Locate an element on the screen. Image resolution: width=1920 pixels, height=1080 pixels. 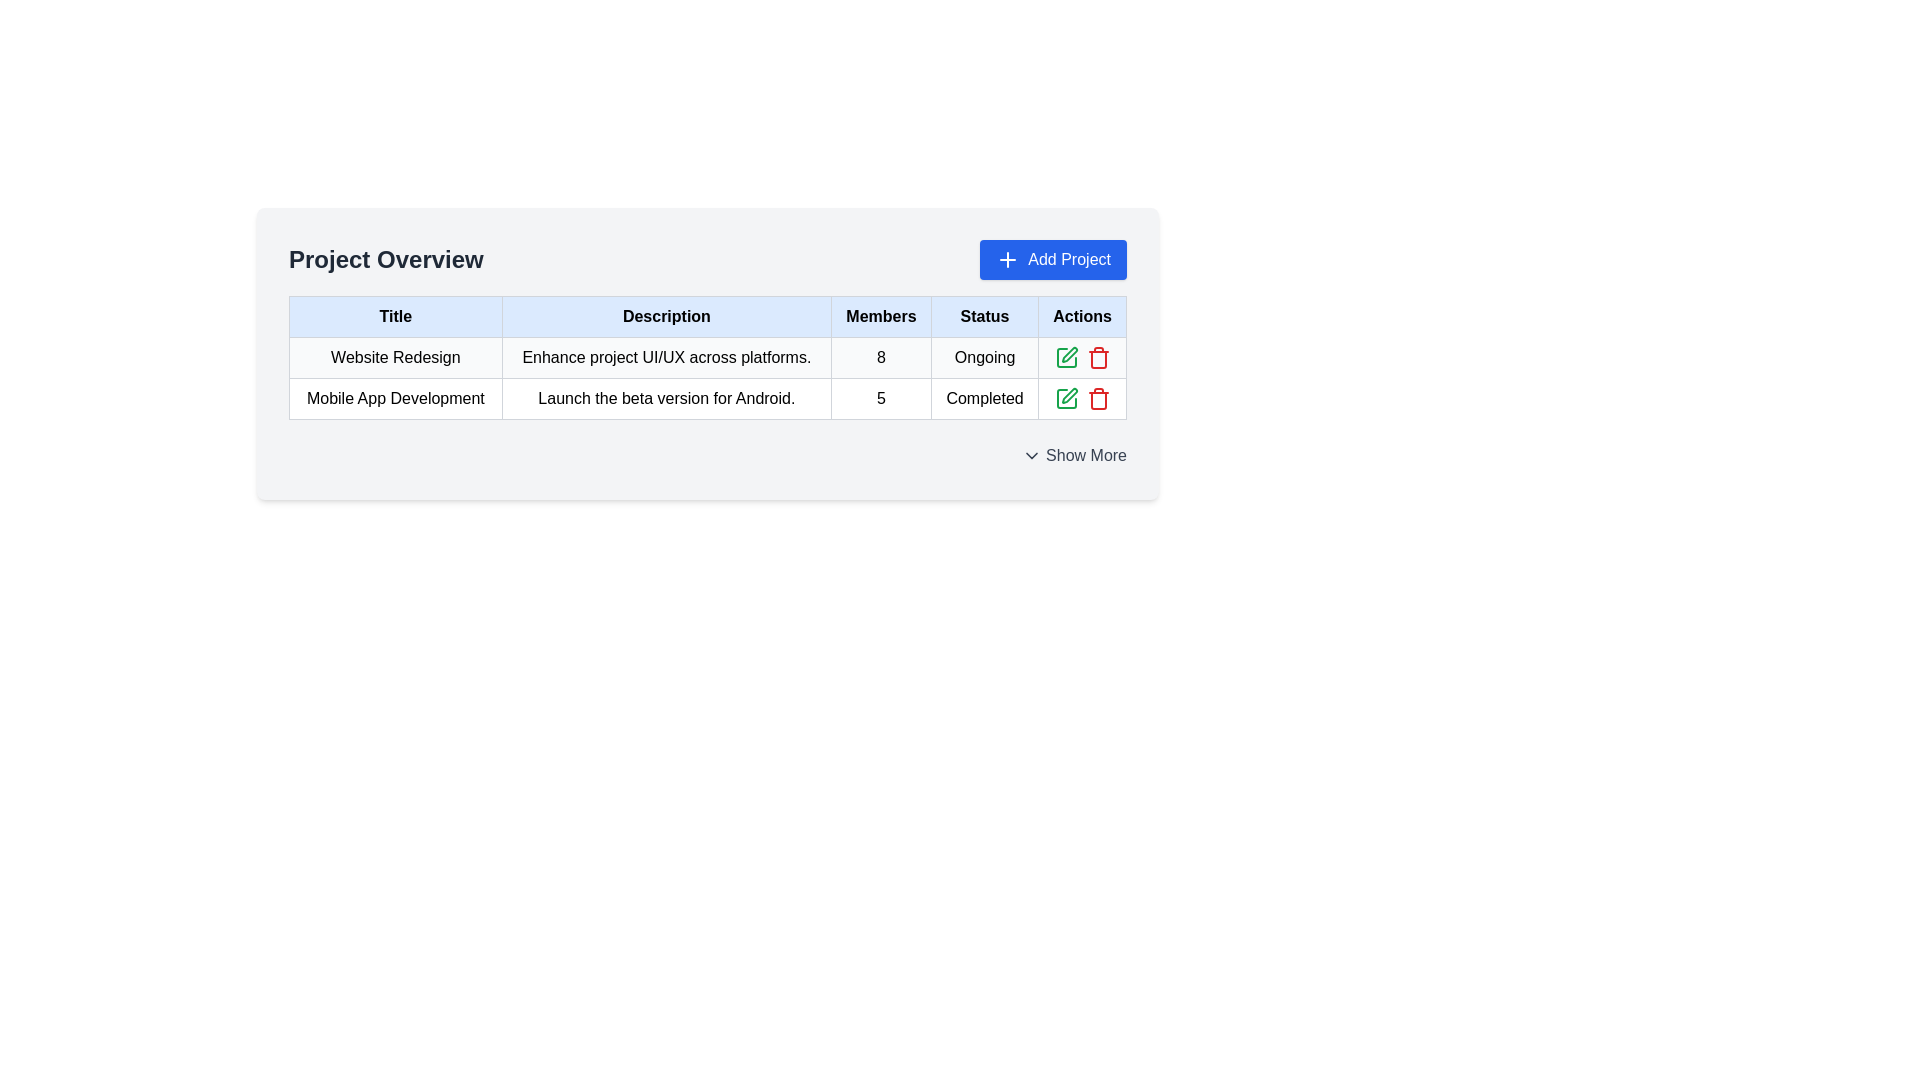
the first table row in the 'Project Overview' section that contains the title 'Website Redesign', the description 'Enhance project UI/UX across platforms.', the number '8' for members, and the status 'Ongoing' is located at coordinates (708, 378).